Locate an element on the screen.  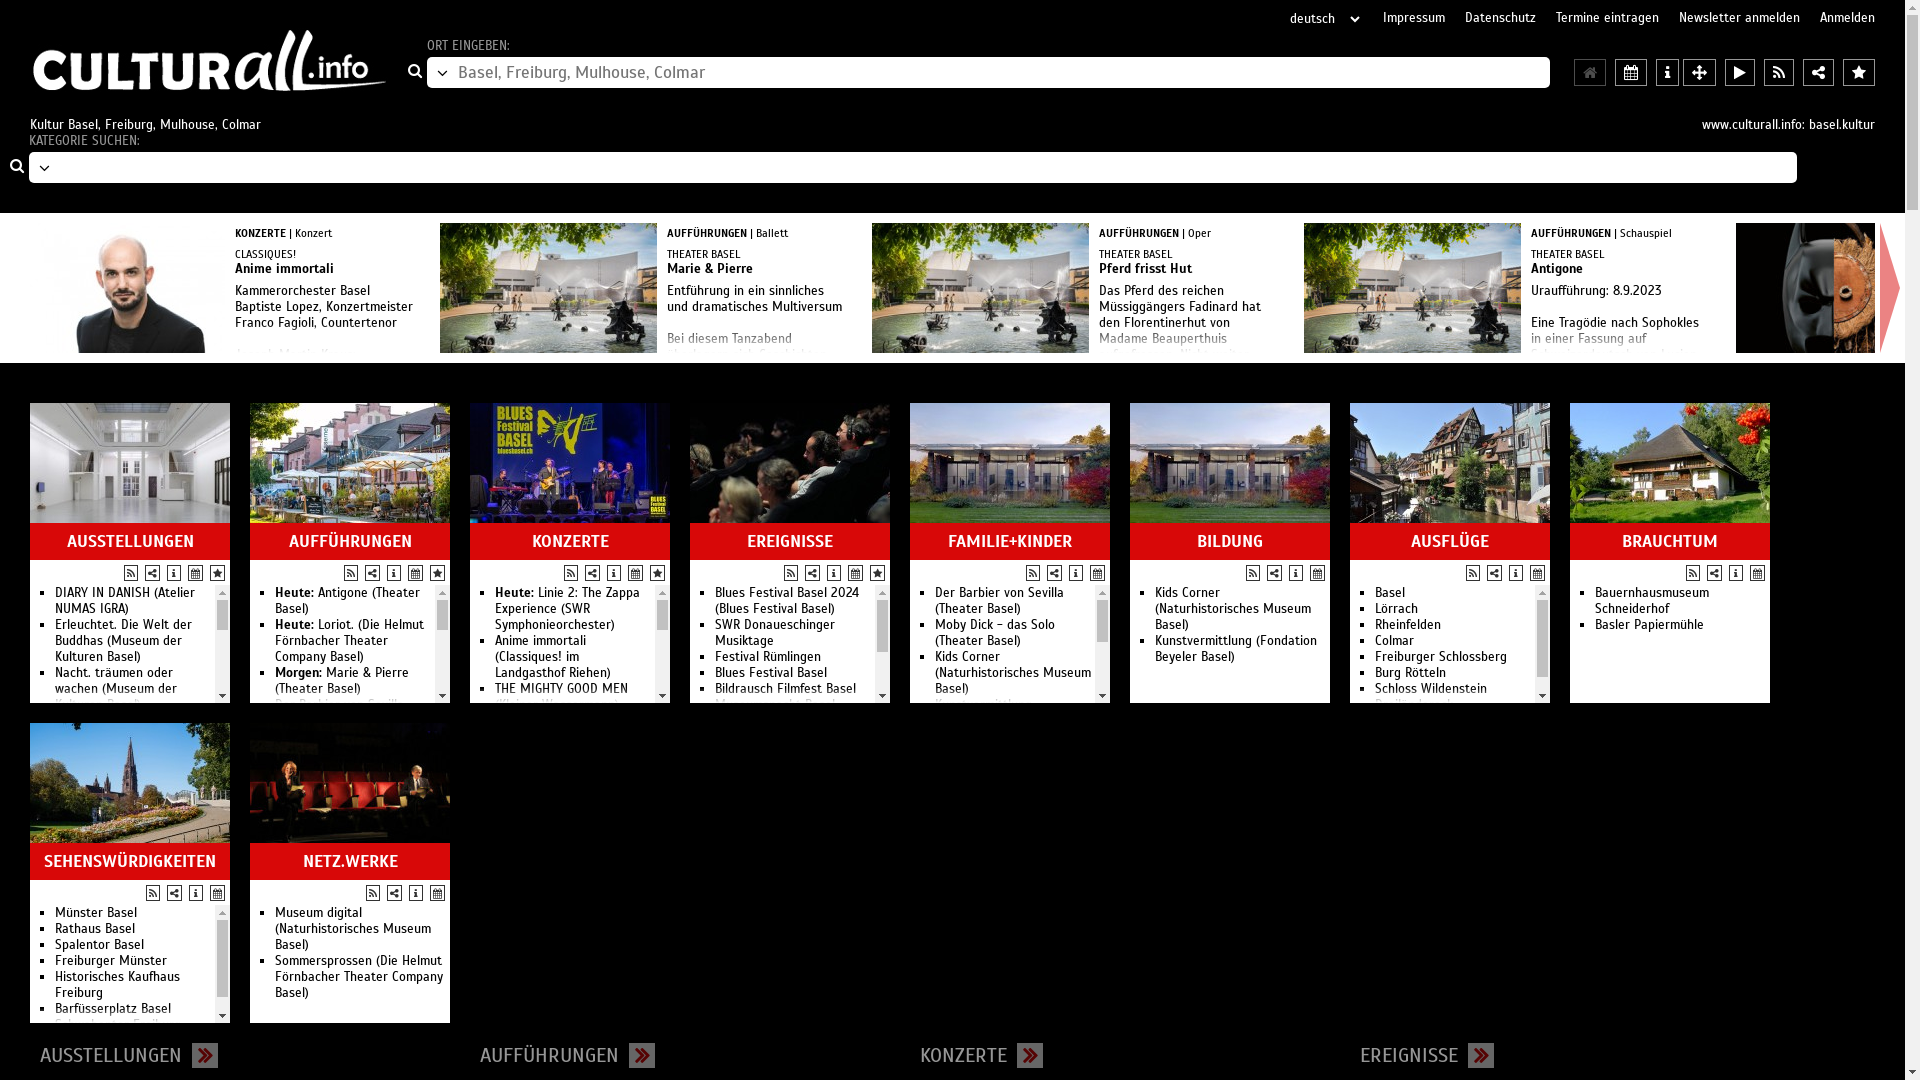
'Schloss Wildenstein' is located at coordinates (1429, 688).